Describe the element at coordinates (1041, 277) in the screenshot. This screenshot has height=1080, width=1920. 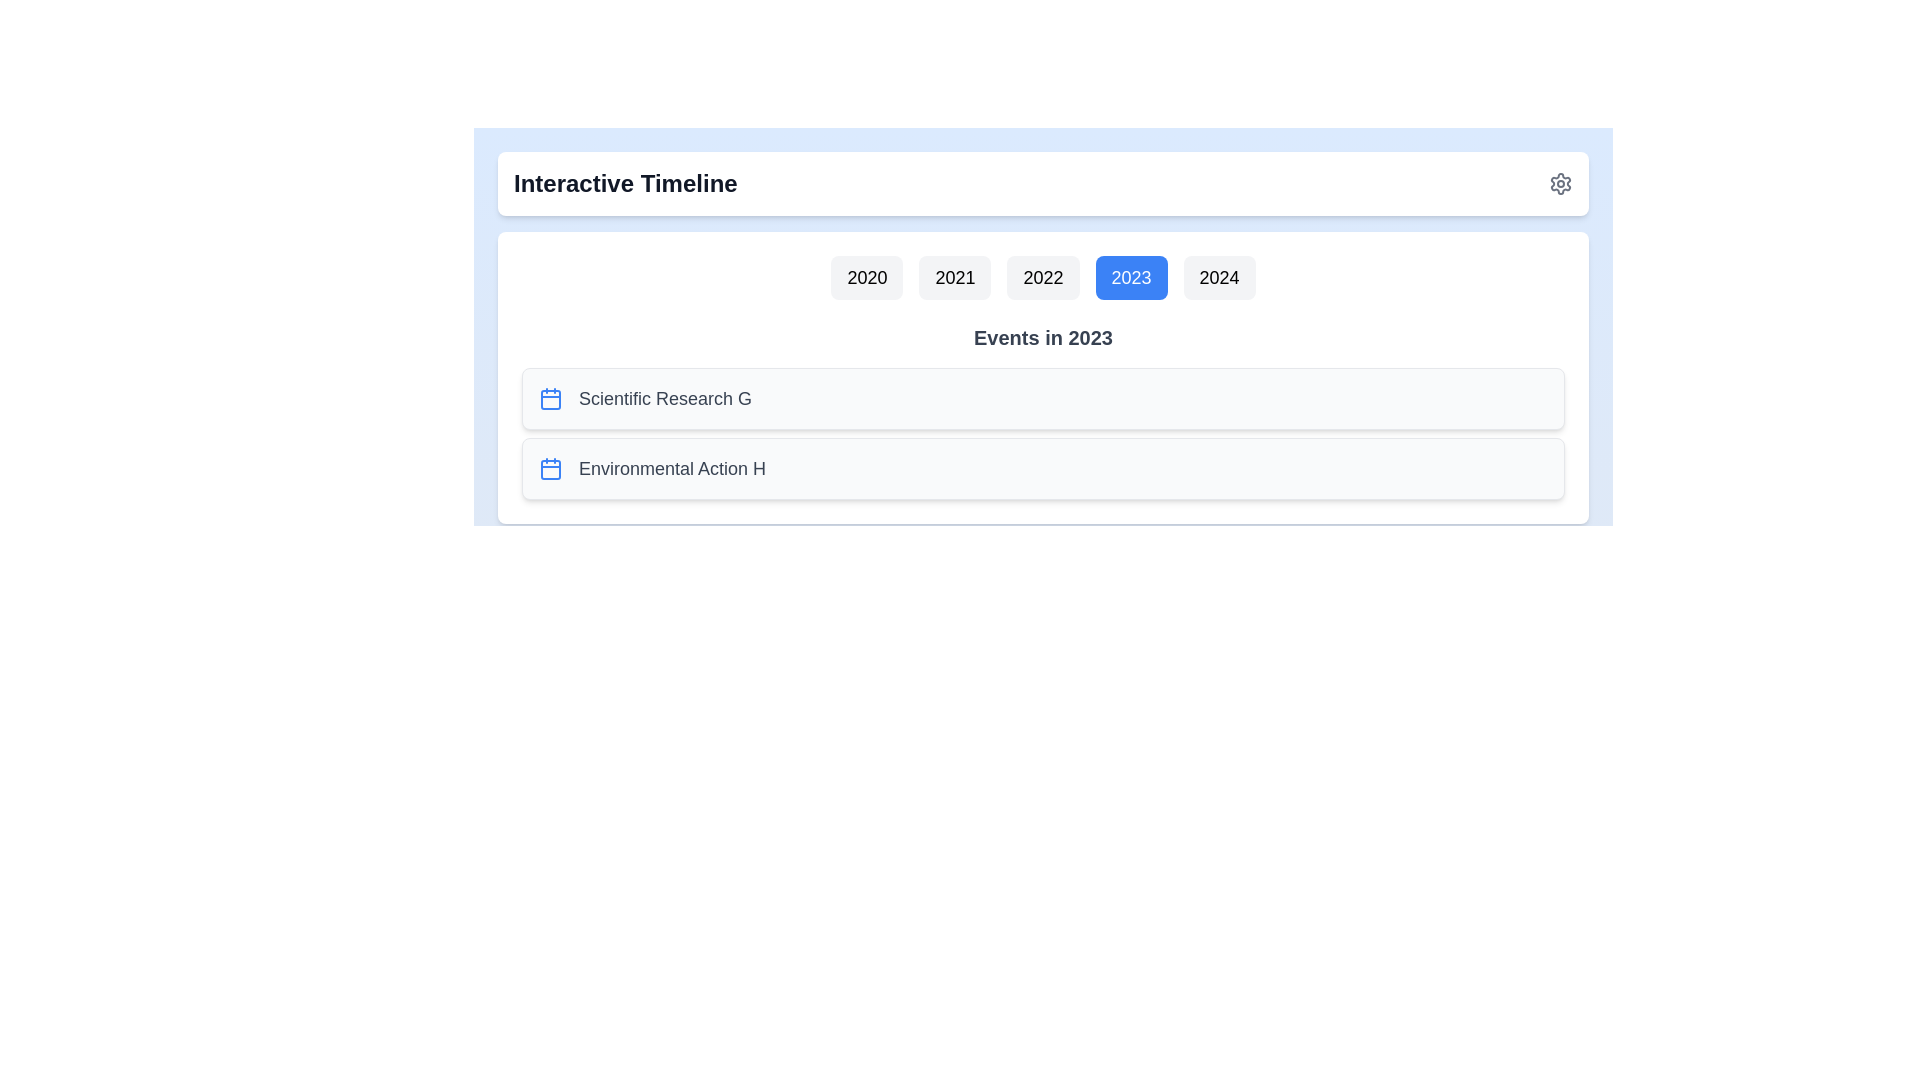
I see `the year button labeled 2022 to select it` at that location.